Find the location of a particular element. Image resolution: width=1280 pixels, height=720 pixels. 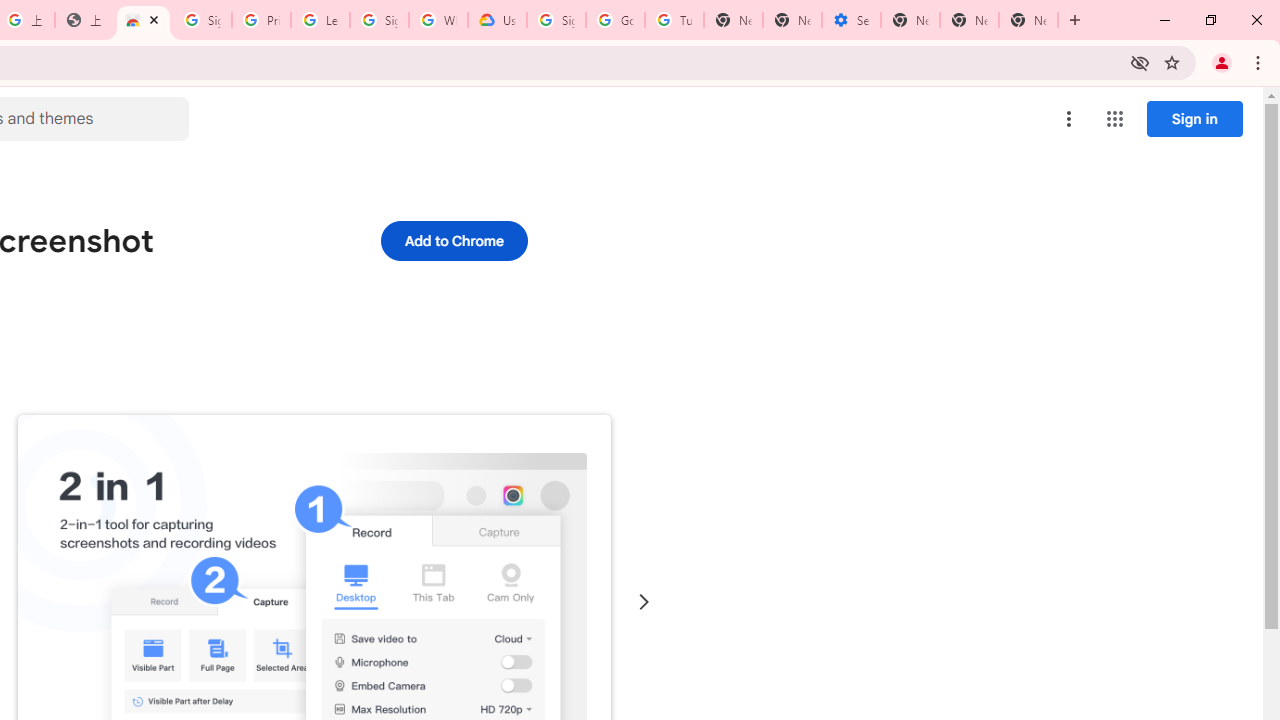

'New Tab' is located at coordinates (1028, 20).